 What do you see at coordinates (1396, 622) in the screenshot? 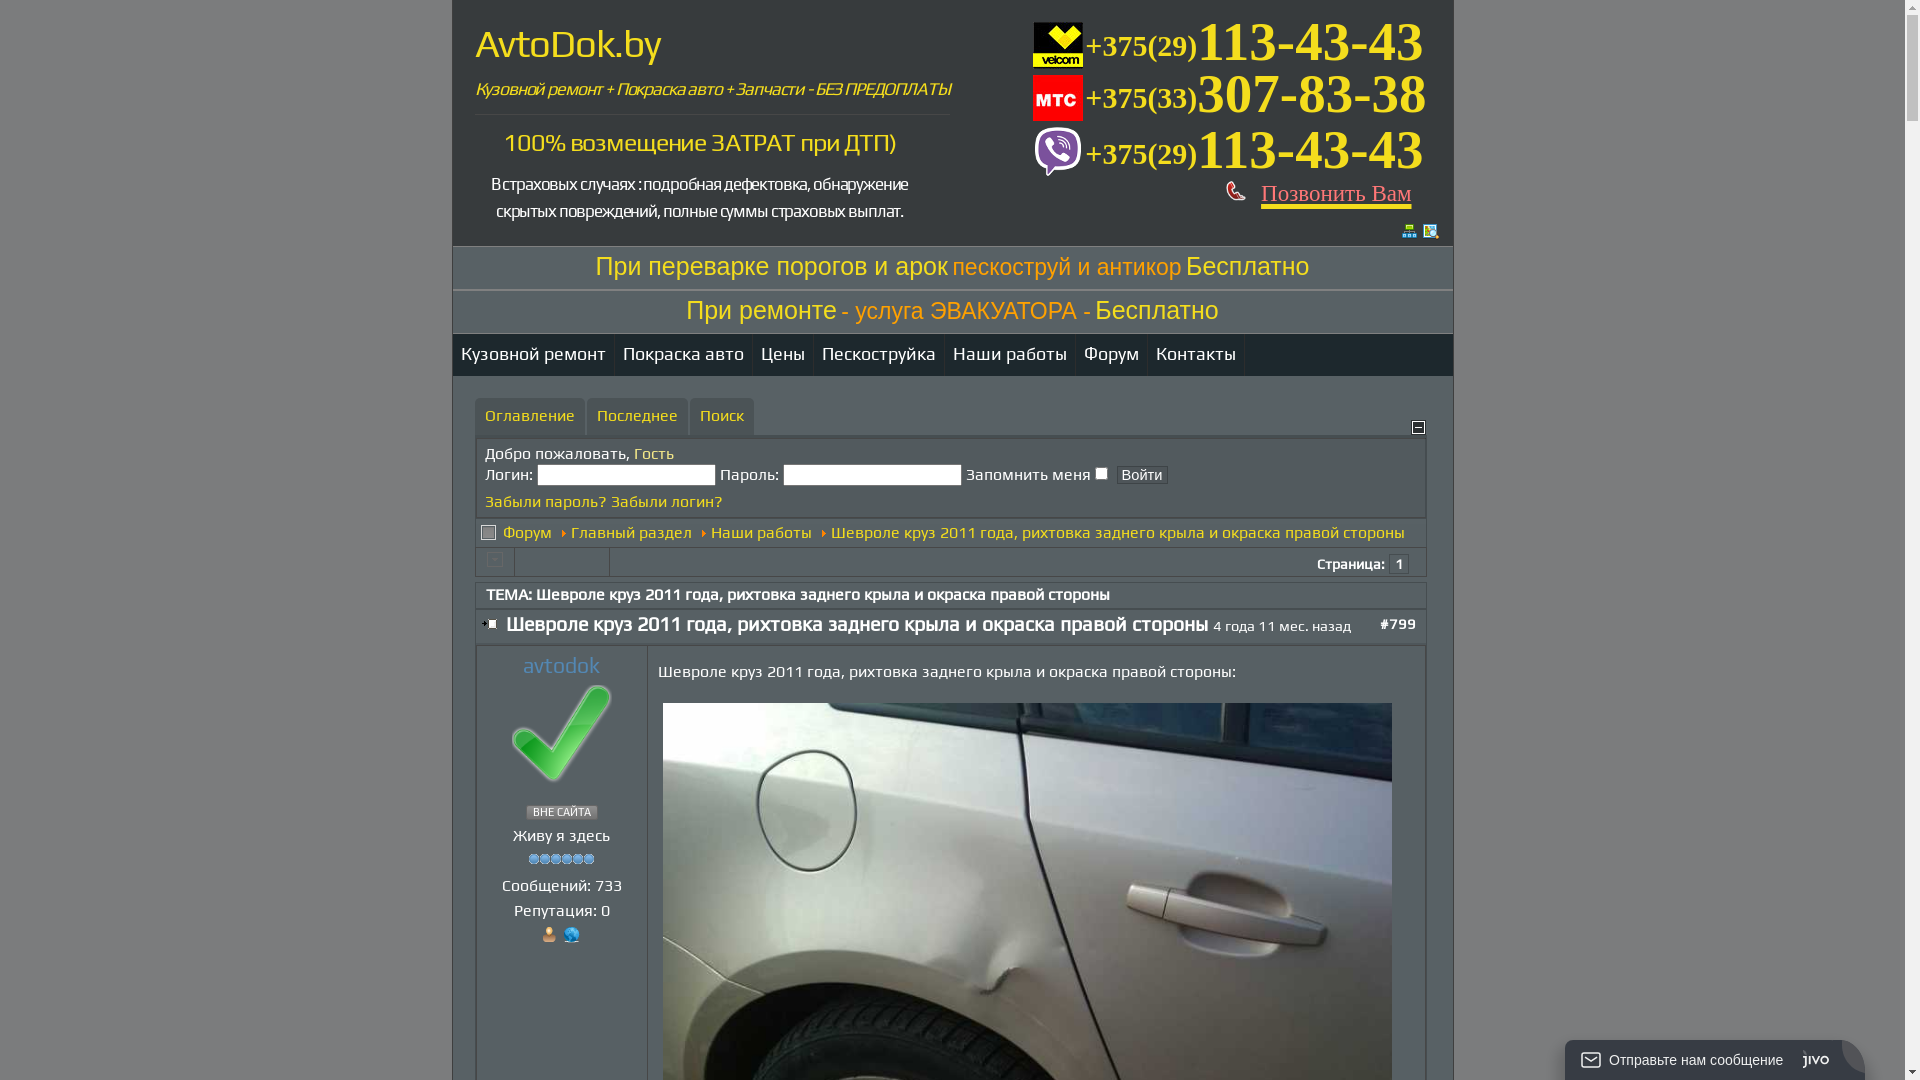
I see `'#799'` at bounding box center [1396, 622].